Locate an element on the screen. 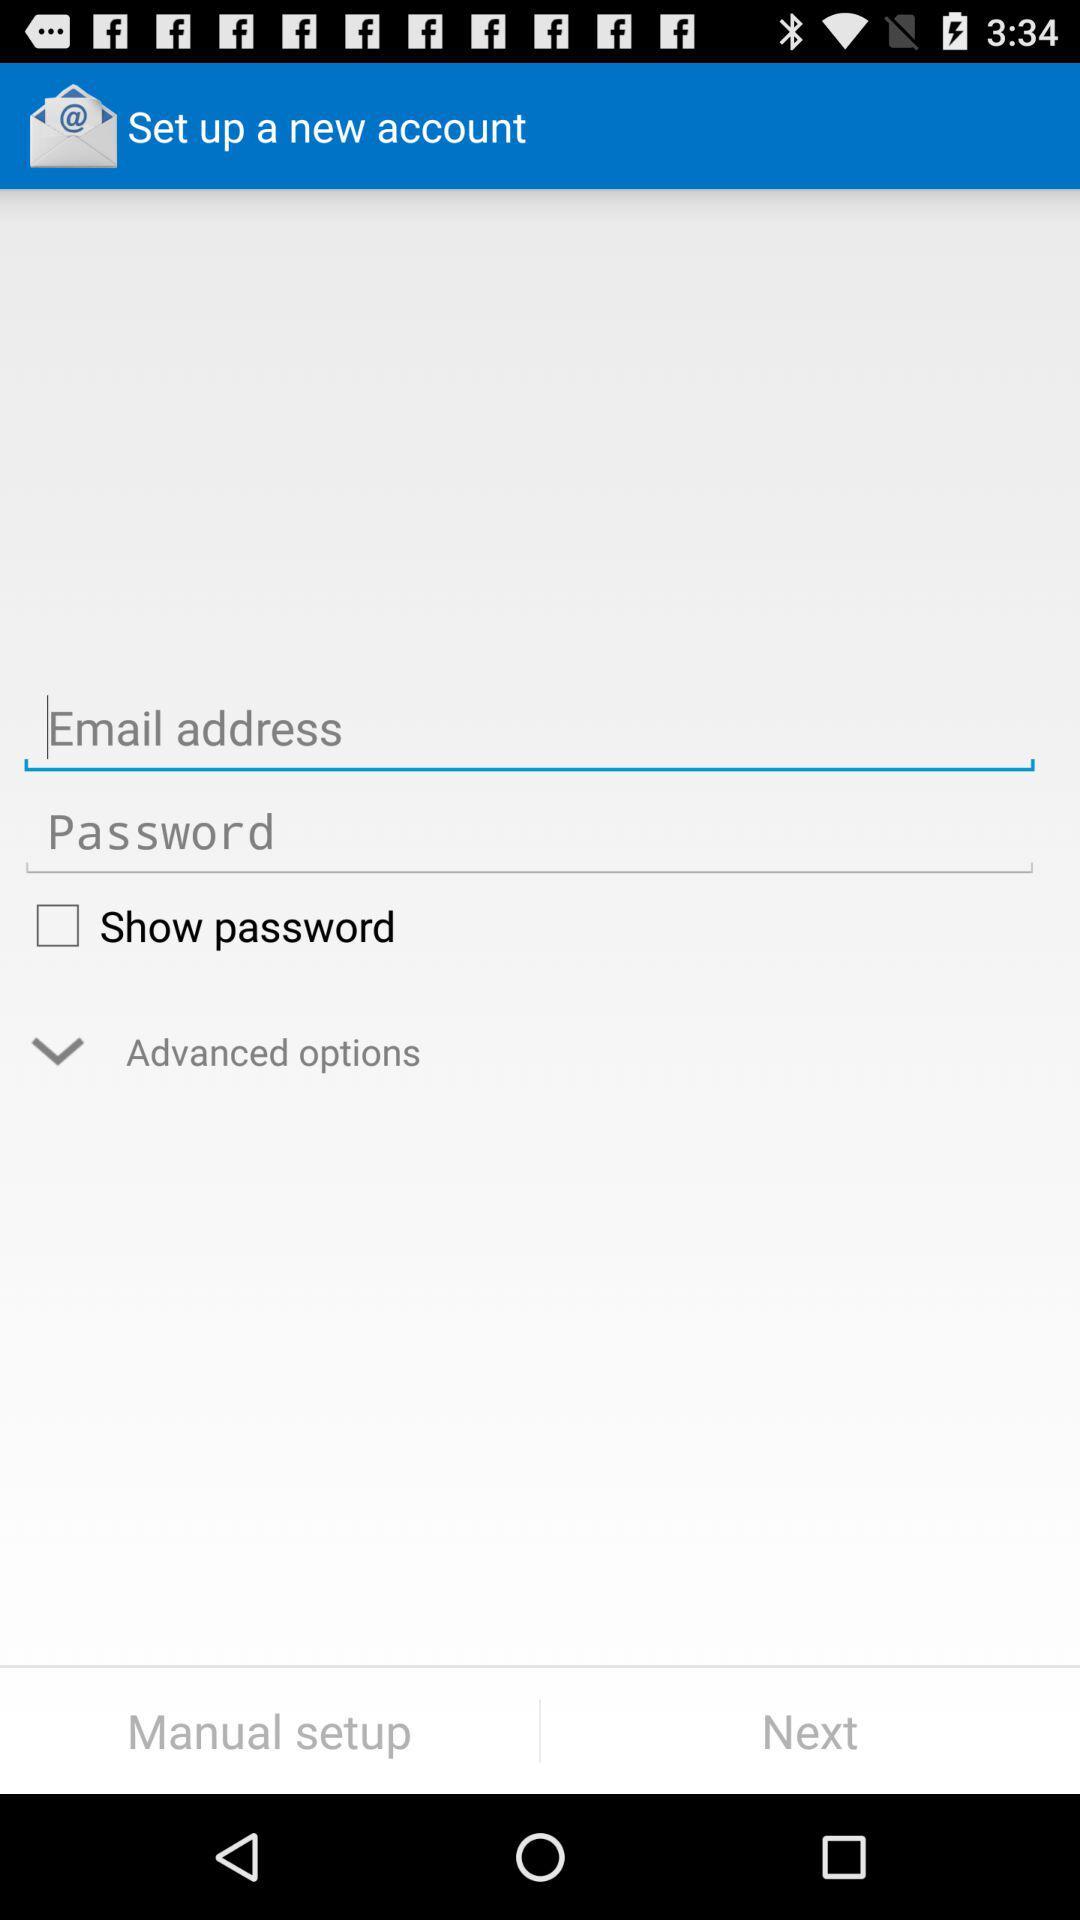 Image resolution: width=1080 pixels, height=1920 pixels. show password icon is located at coordinates (528, 924).